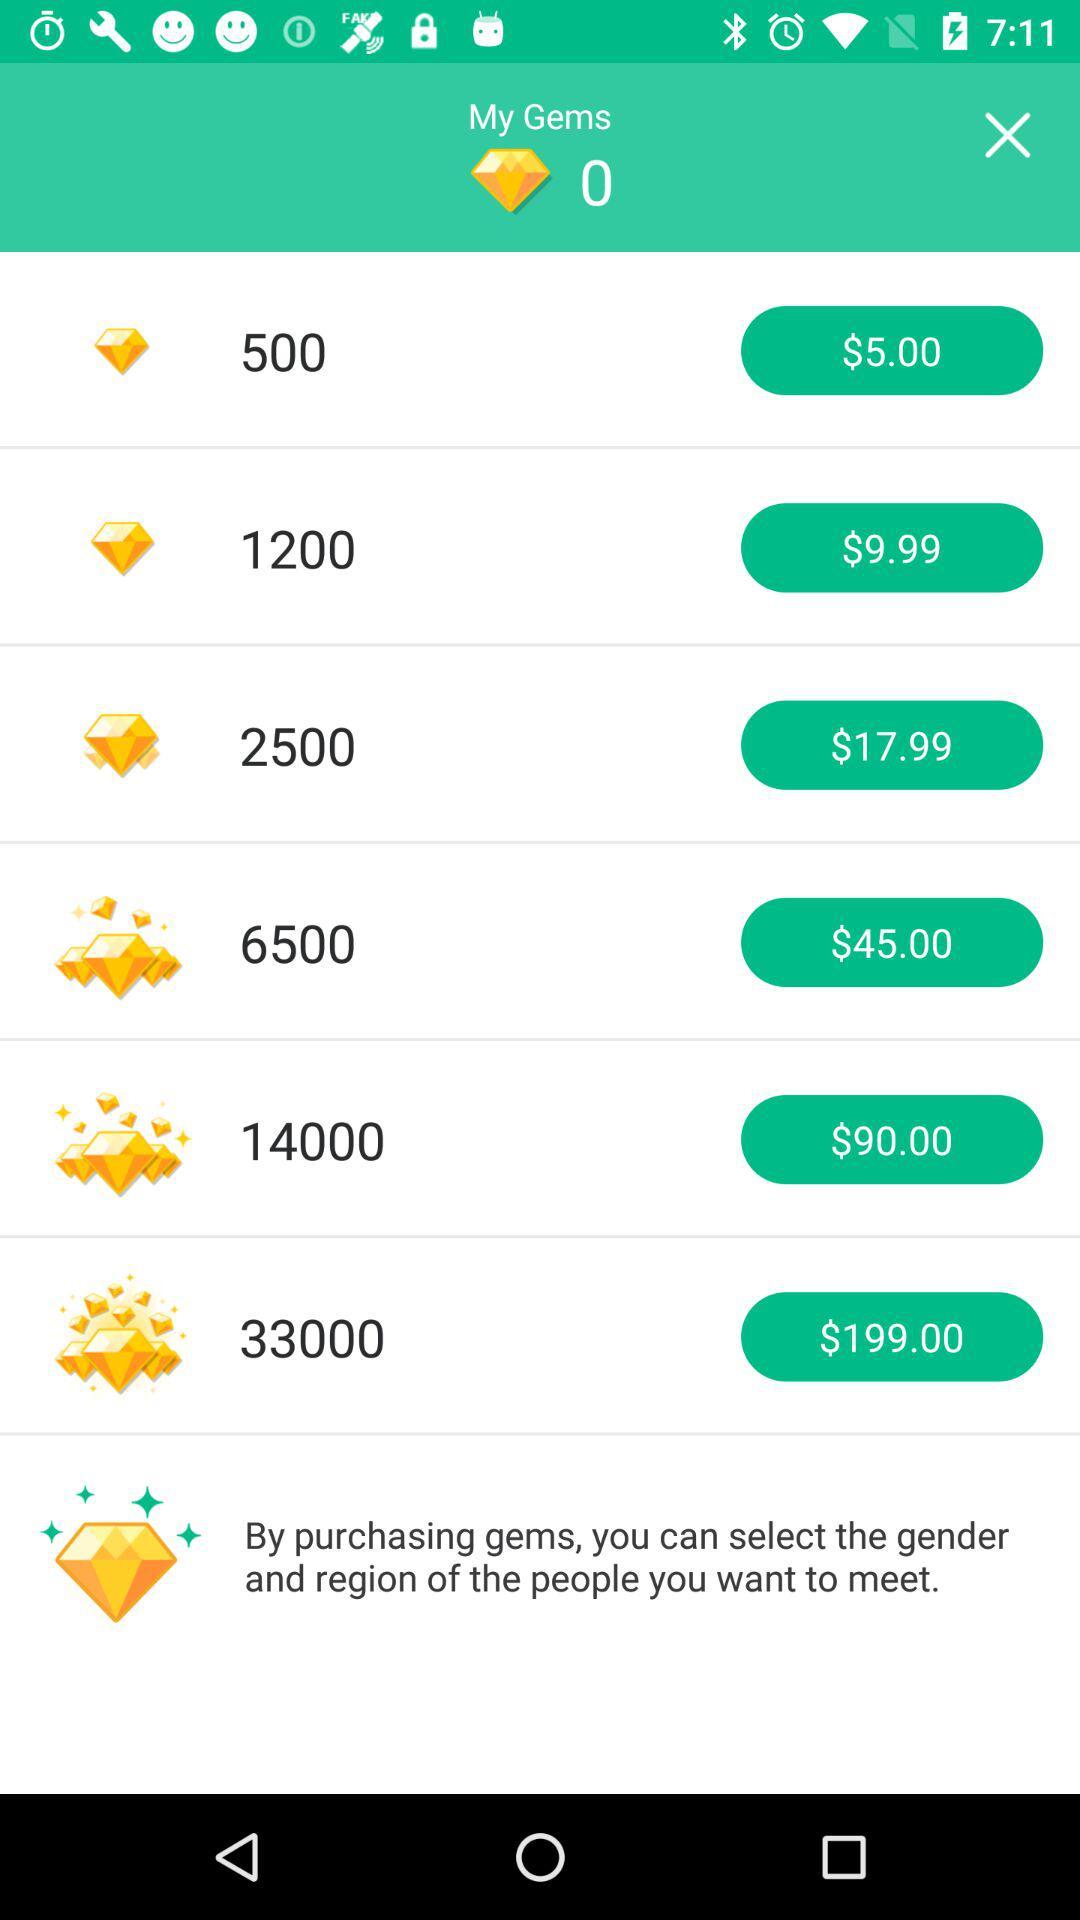 The height and width of the screenshot is (1920, 1080). I want to click on current screen, so click(1006, 135).